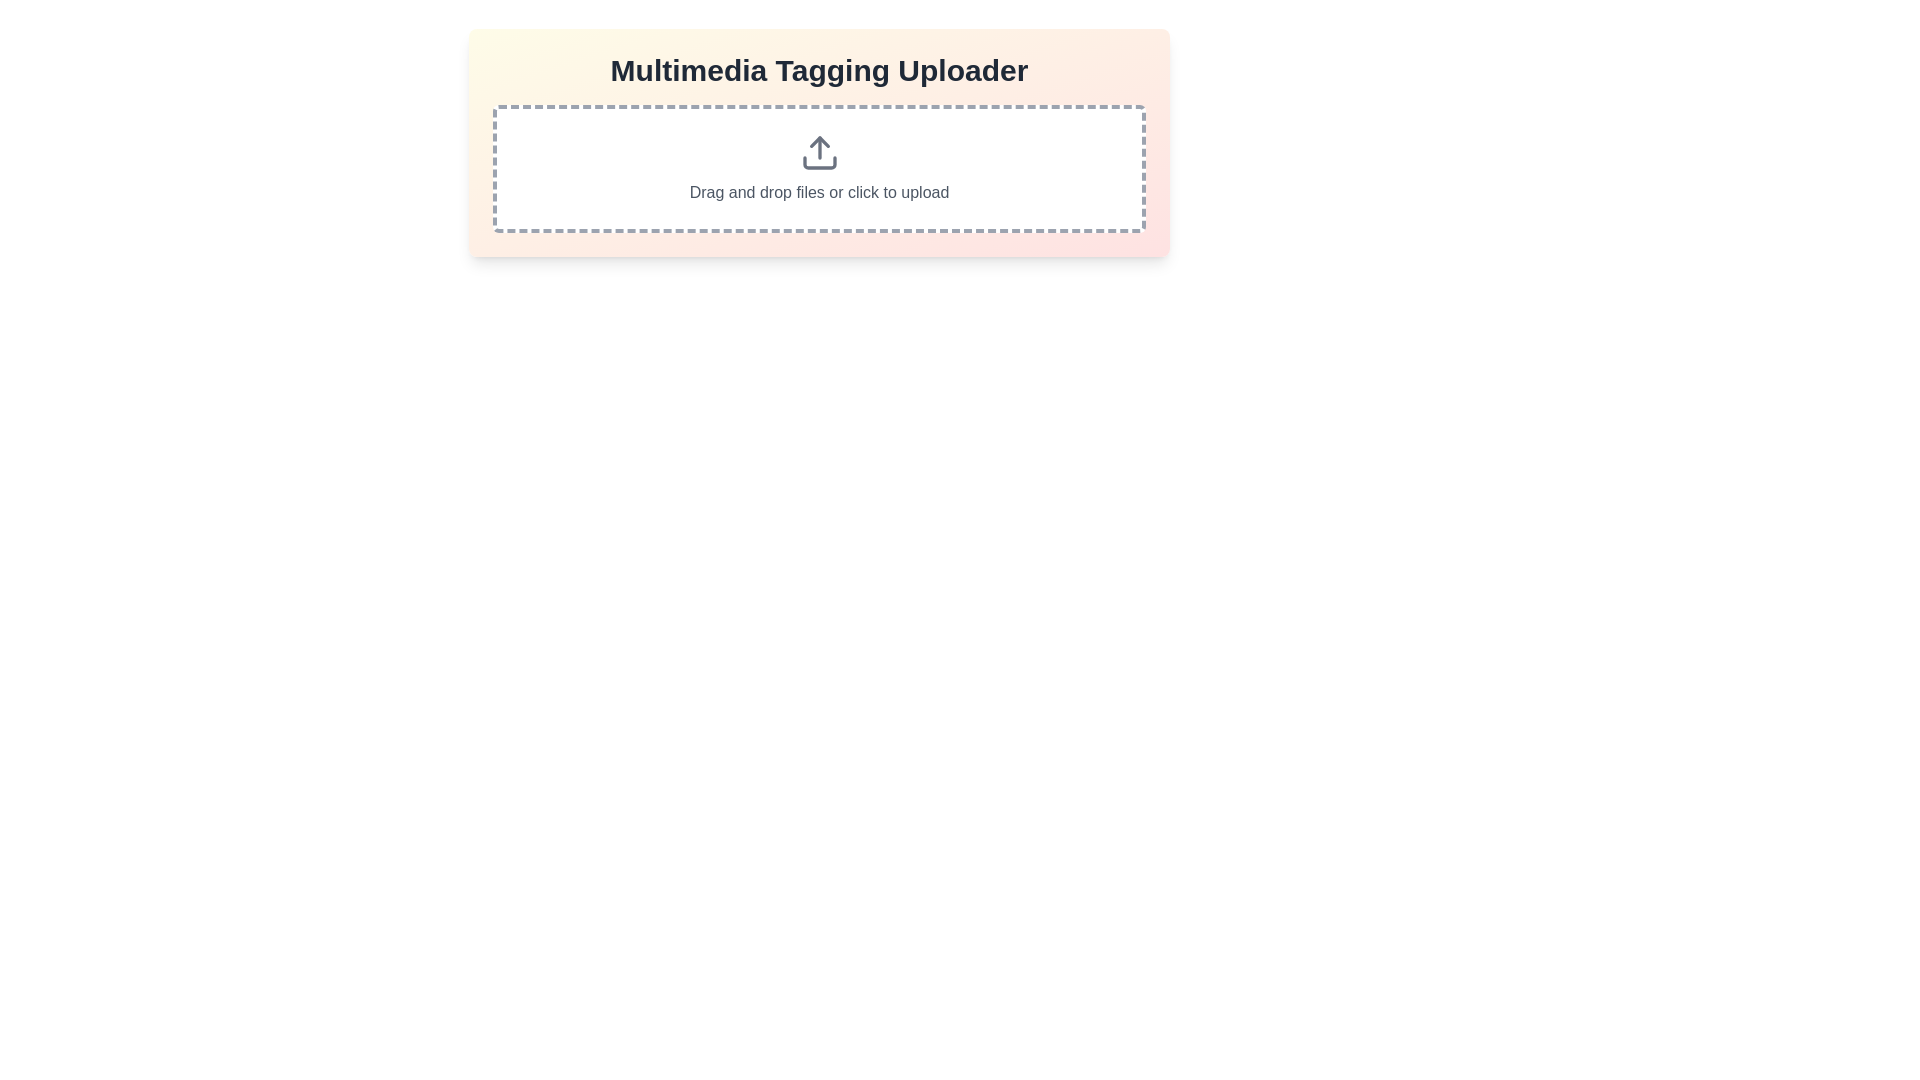 This screenshot has width=1920, height=1080. I want to click on the upload icon, which is a gray arrow pointing upward into a tray, located above the text 'Drag and drop files or click to upload' in the uploader section, so click(819, 152).